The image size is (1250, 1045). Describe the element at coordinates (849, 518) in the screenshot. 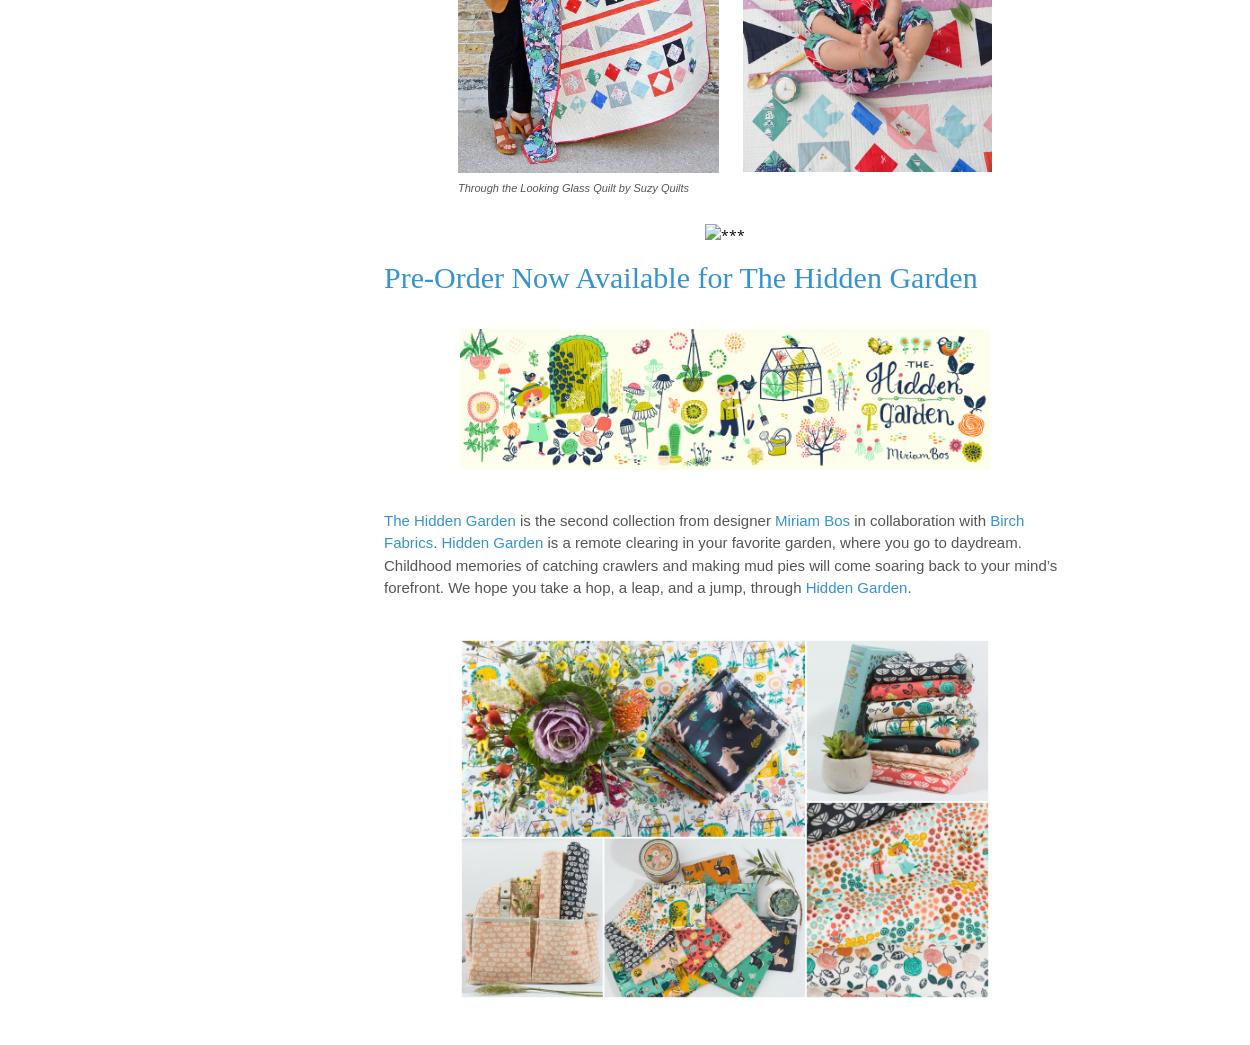

I see `'in collaboration with'` at that location.